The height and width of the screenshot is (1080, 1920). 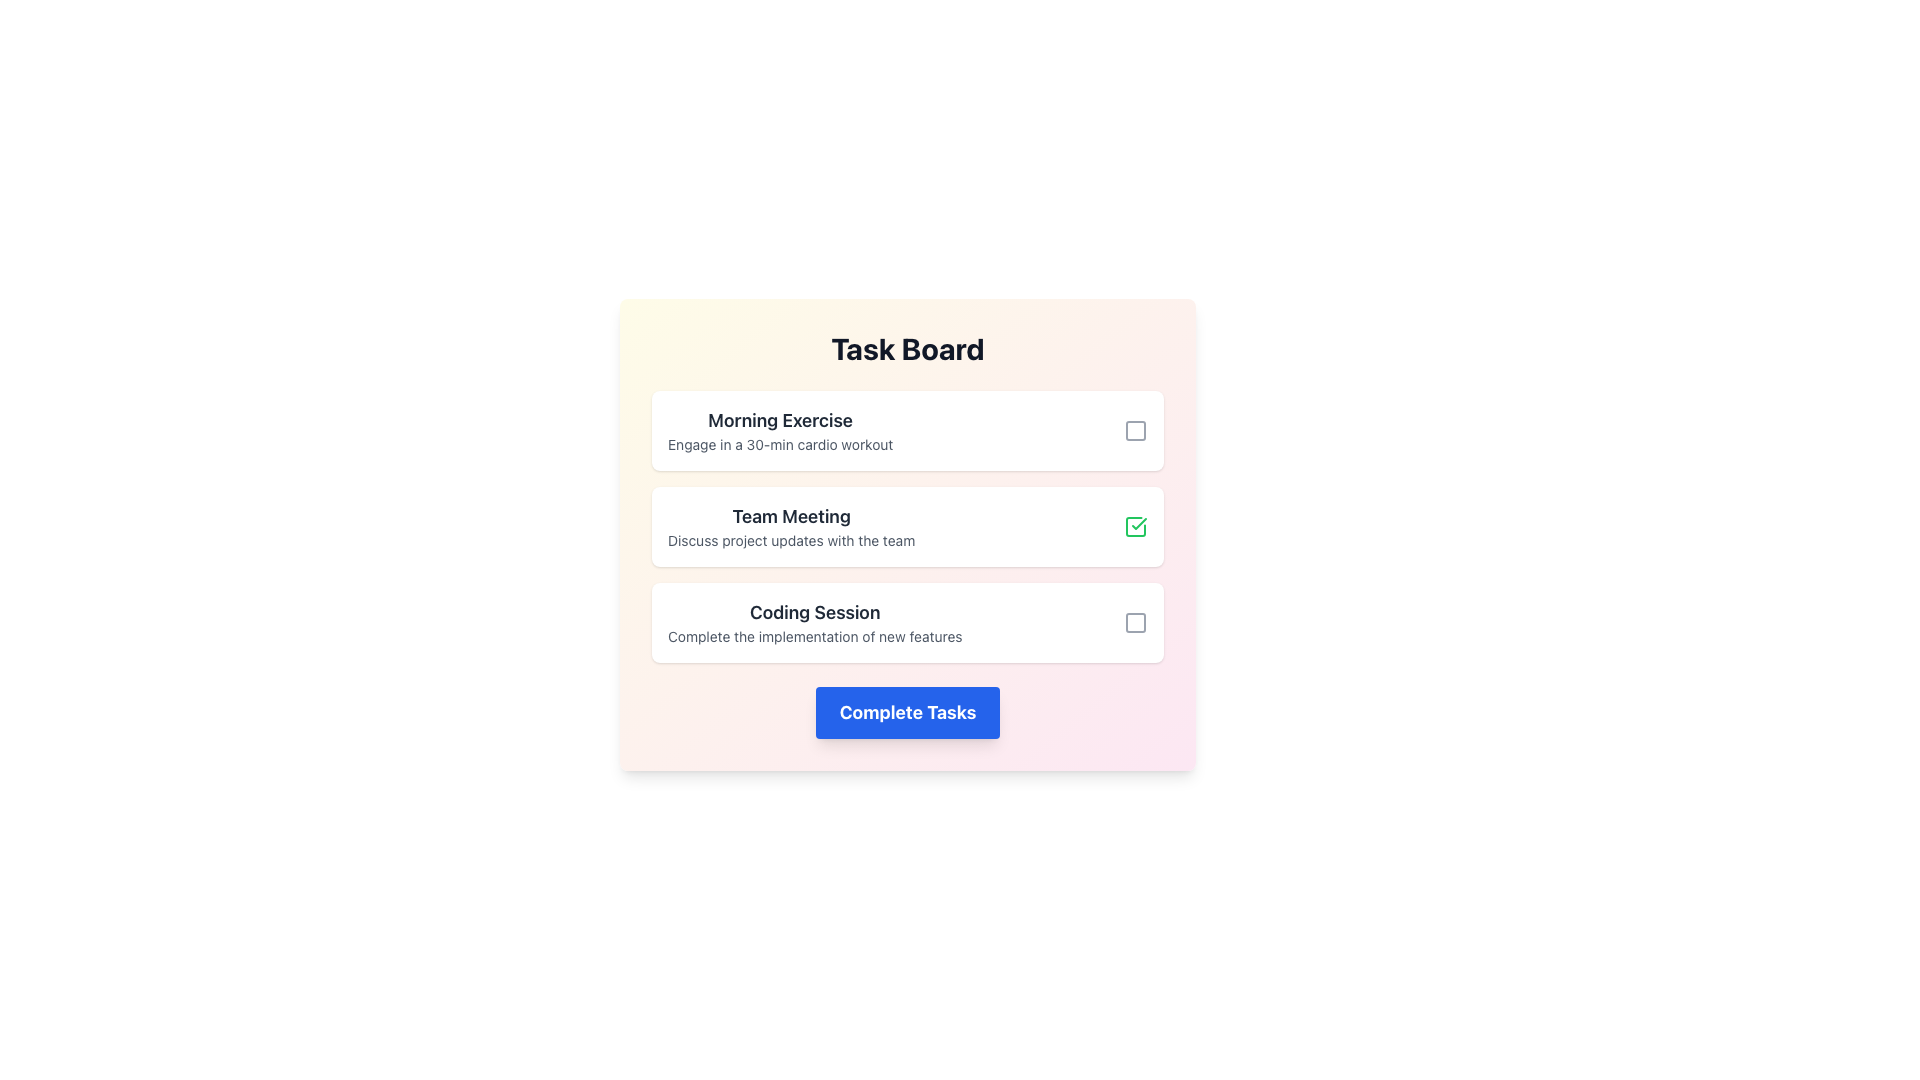 What do you see at coordinates (1136, 430) in the screenshot?
I see `the checkbox located at the top-right corner of the 'Morning Exercise' list item in the 'Task Board'` at bounding box center [1136, 430].